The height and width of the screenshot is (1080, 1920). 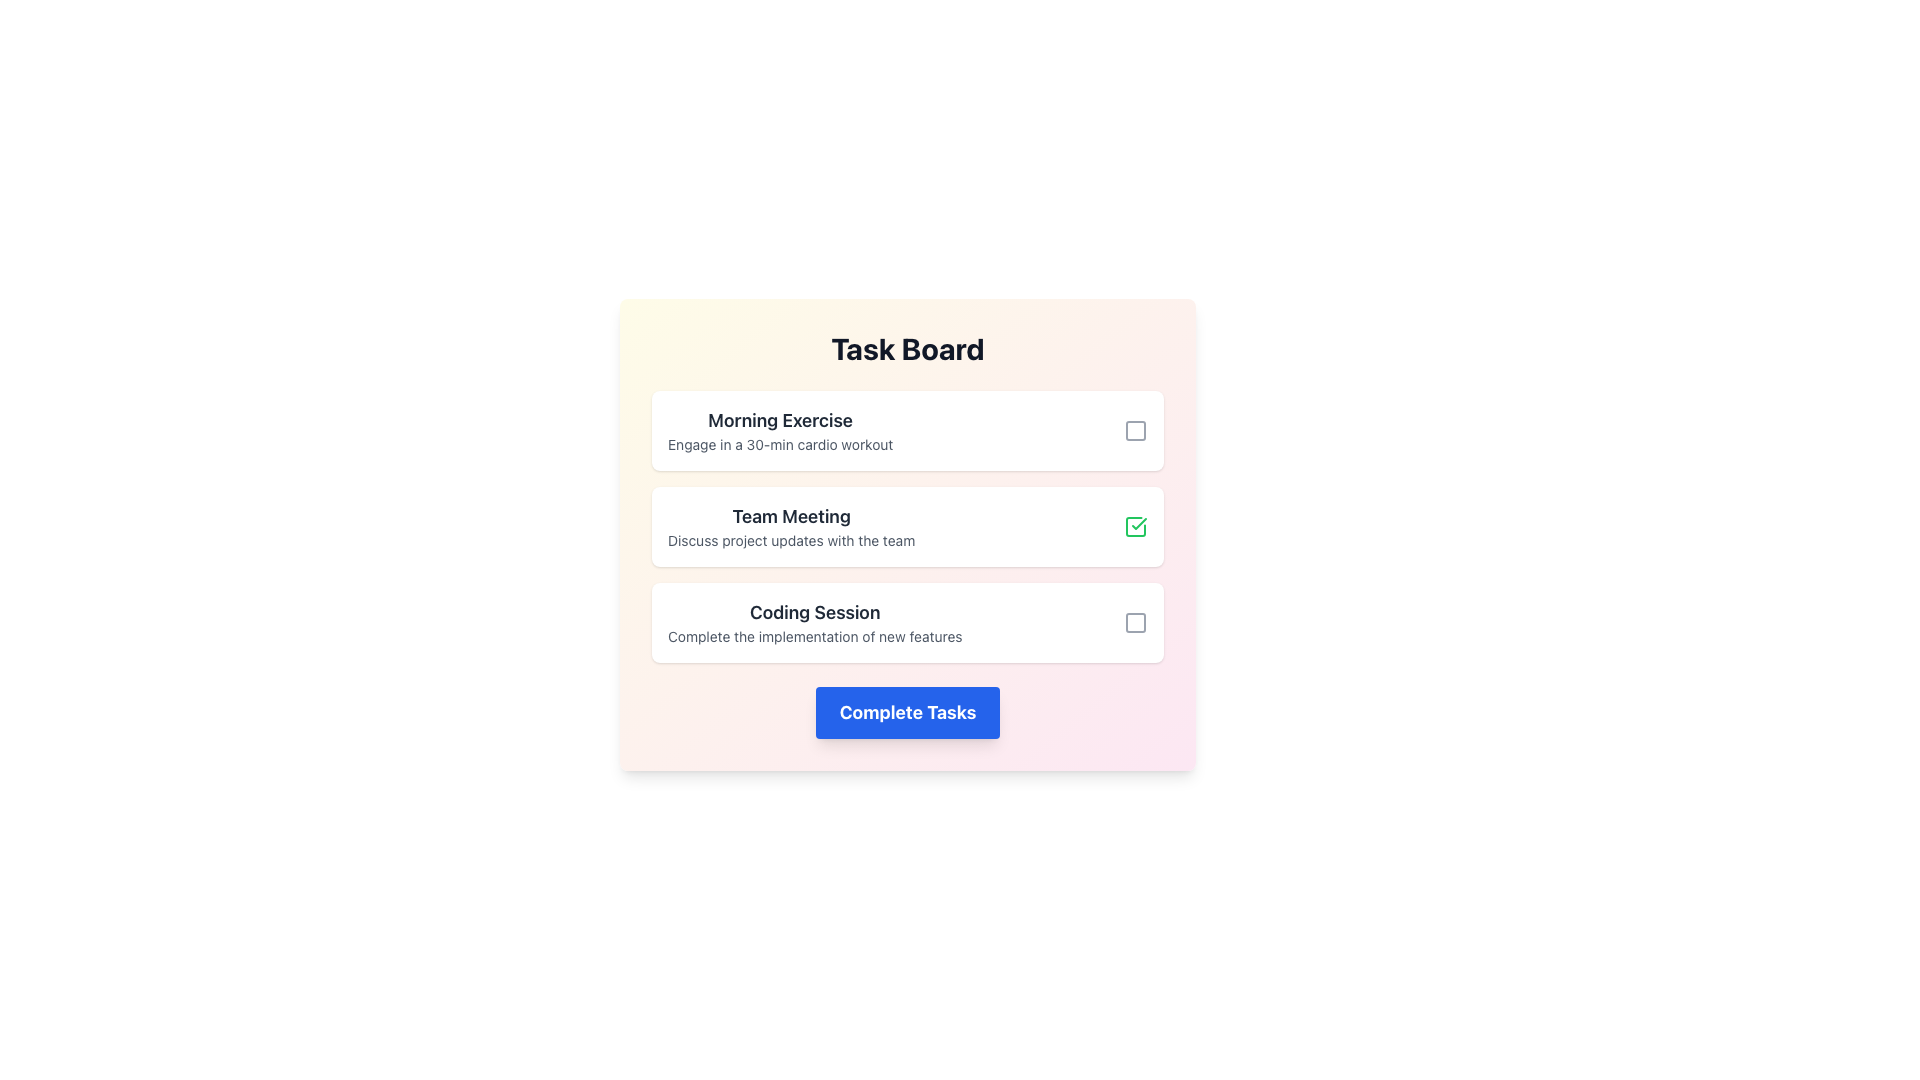 What do you see at coordinates (1136, 430) in the screenshot?
I see `the checkbox located at the top-right corner of the 'Morning Exercise' list item in the 'Task Board'` at bounding box center [1136, 430].